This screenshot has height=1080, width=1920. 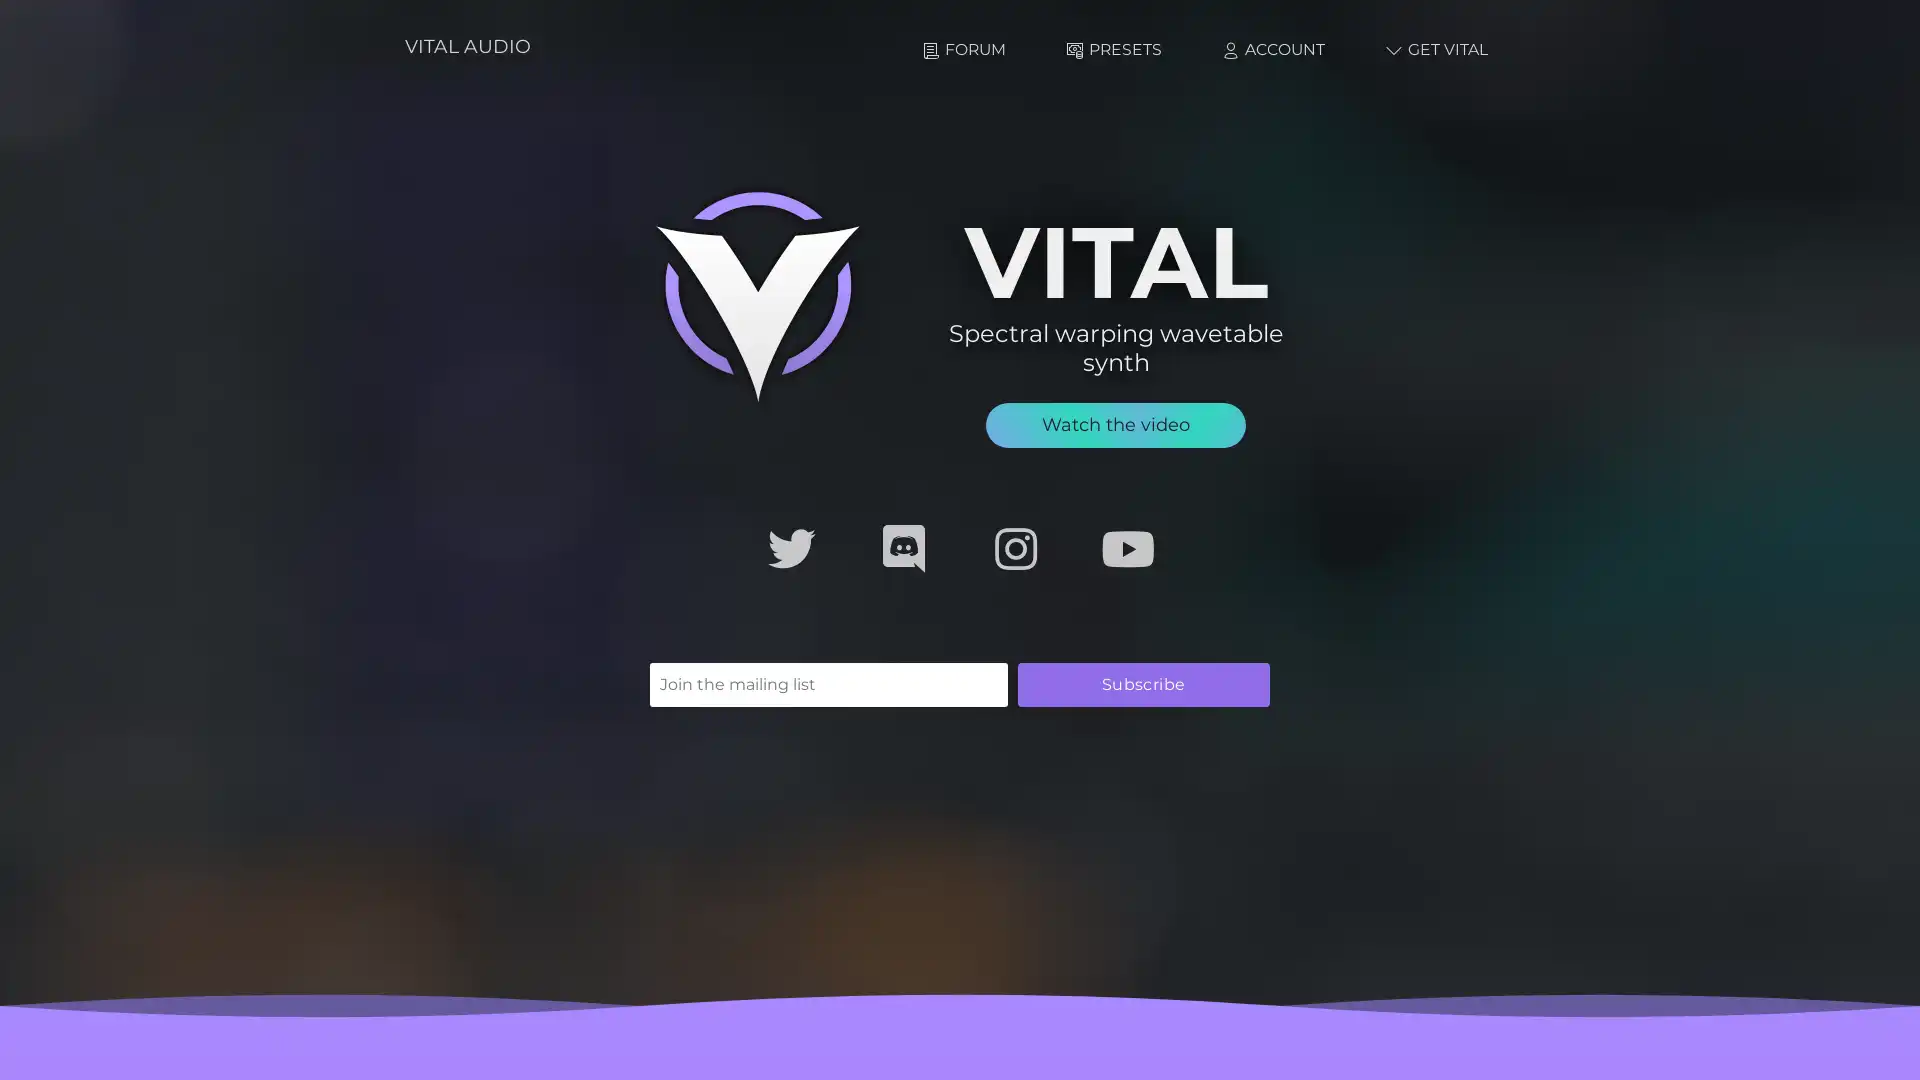 What do you see at coordinates (1143, 682) in the screenshot?
I see `Subscribe` at bounding box center [1143, 682].